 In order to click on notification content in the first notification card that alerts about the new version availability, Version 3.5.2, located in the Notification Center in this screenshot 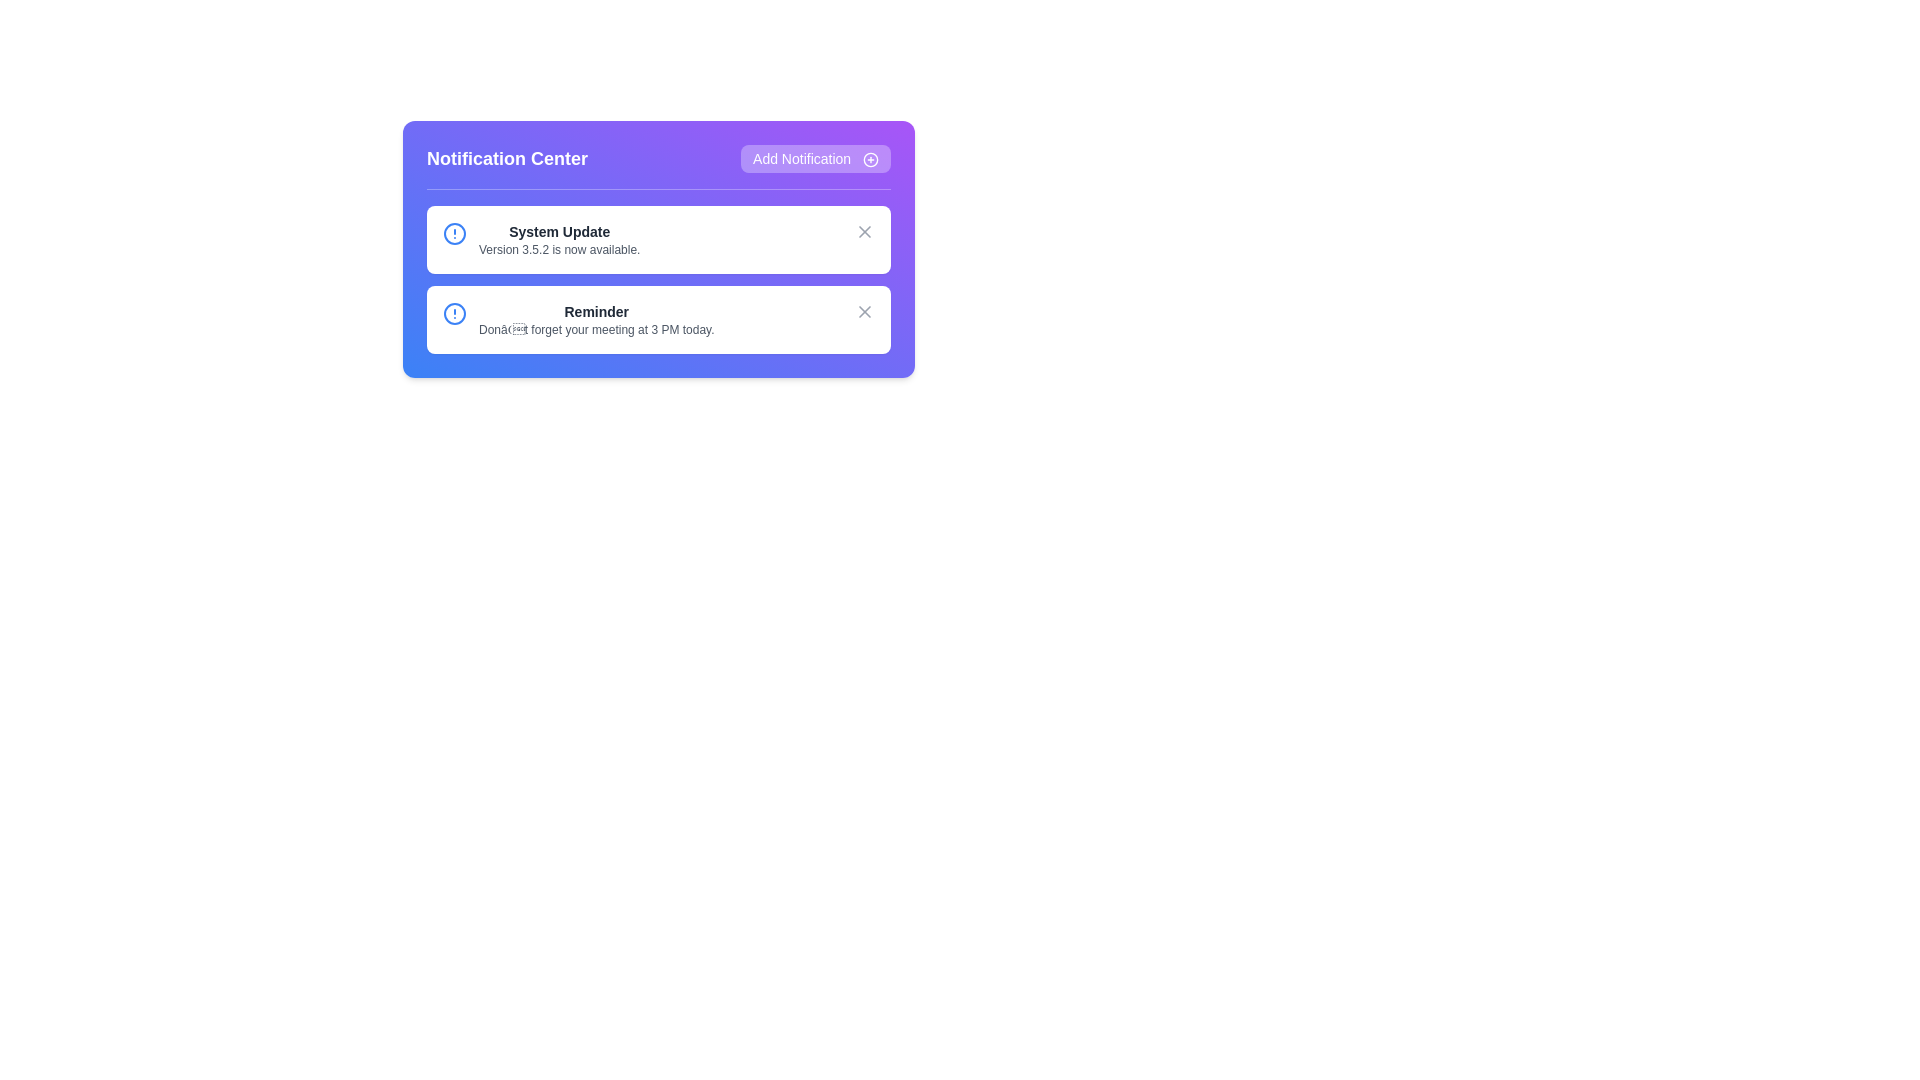, I will do `click(559, 238)`.